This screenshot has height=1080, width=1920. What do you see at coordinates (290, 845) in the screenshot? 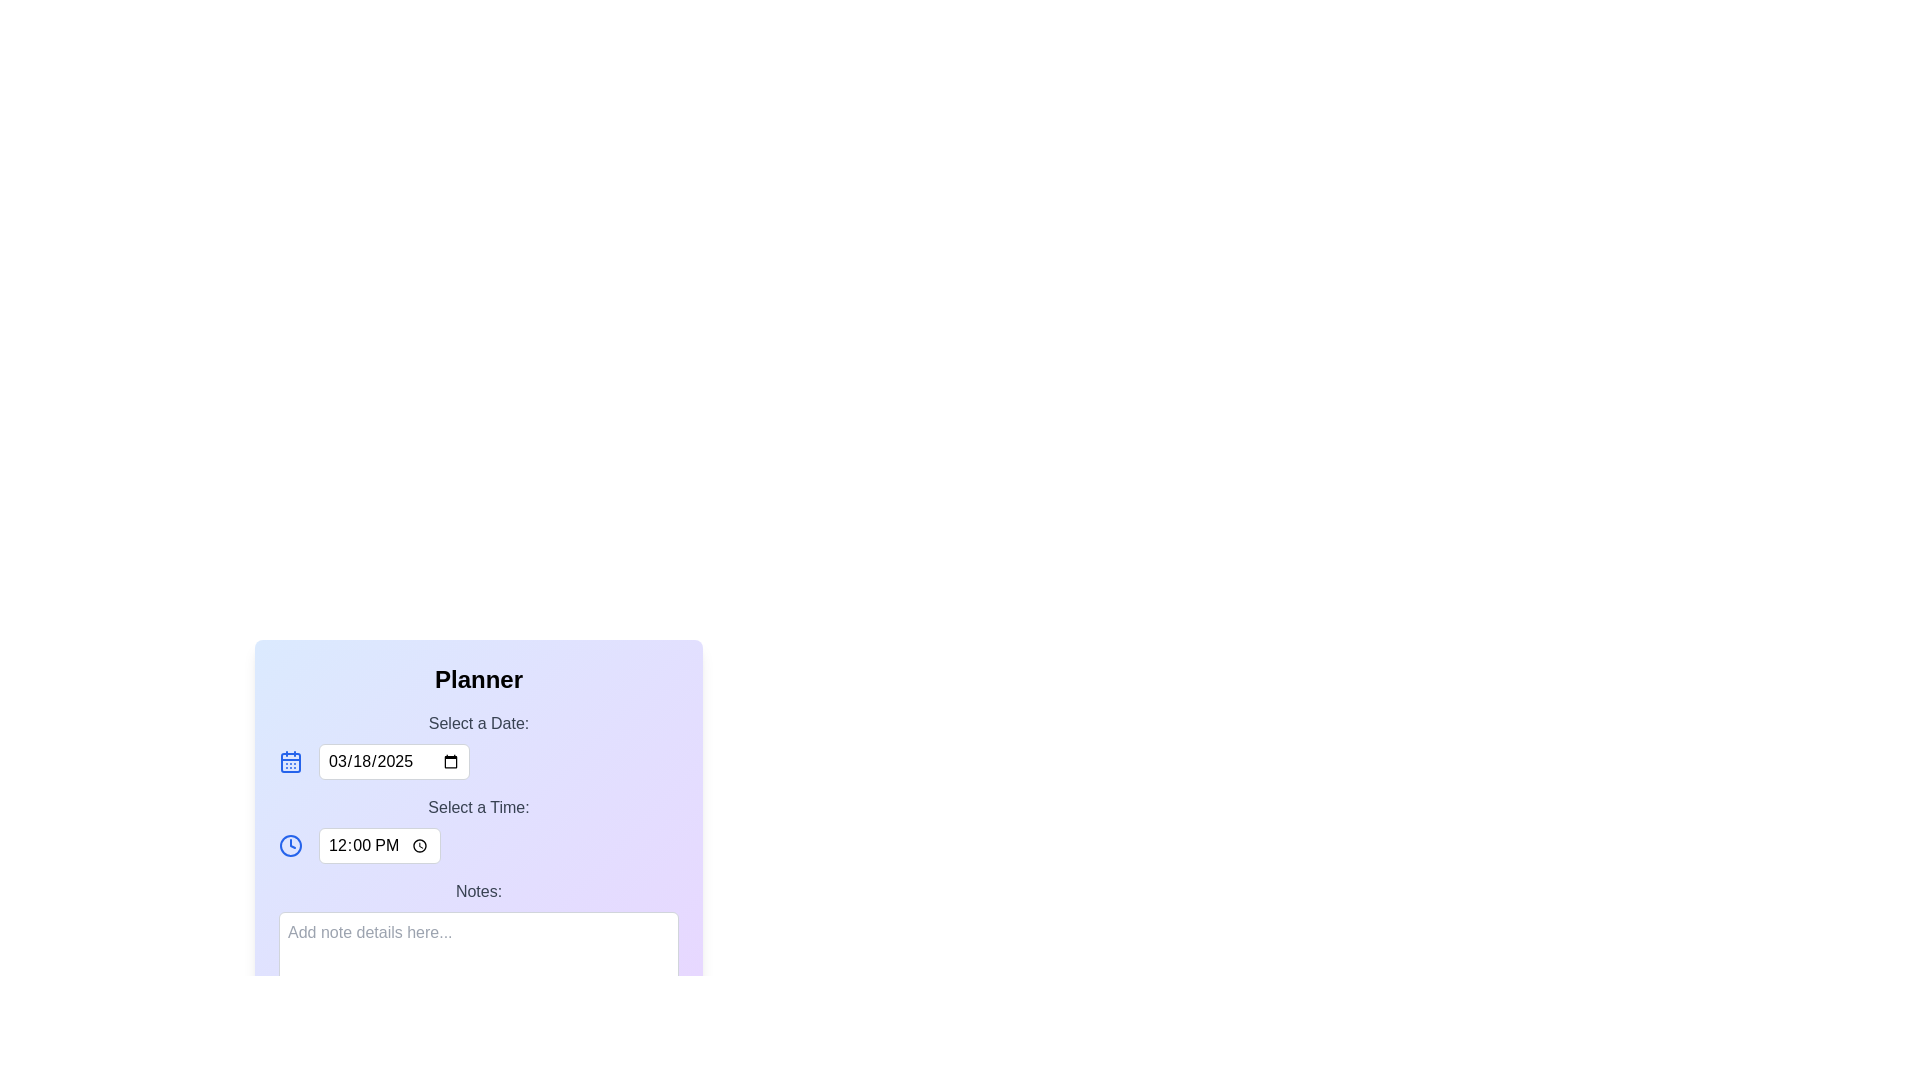
I see `the blue circular graphic that represents the outer border of the clock icon located near the 'Select a Time' label` at bounding box center [290, 845].